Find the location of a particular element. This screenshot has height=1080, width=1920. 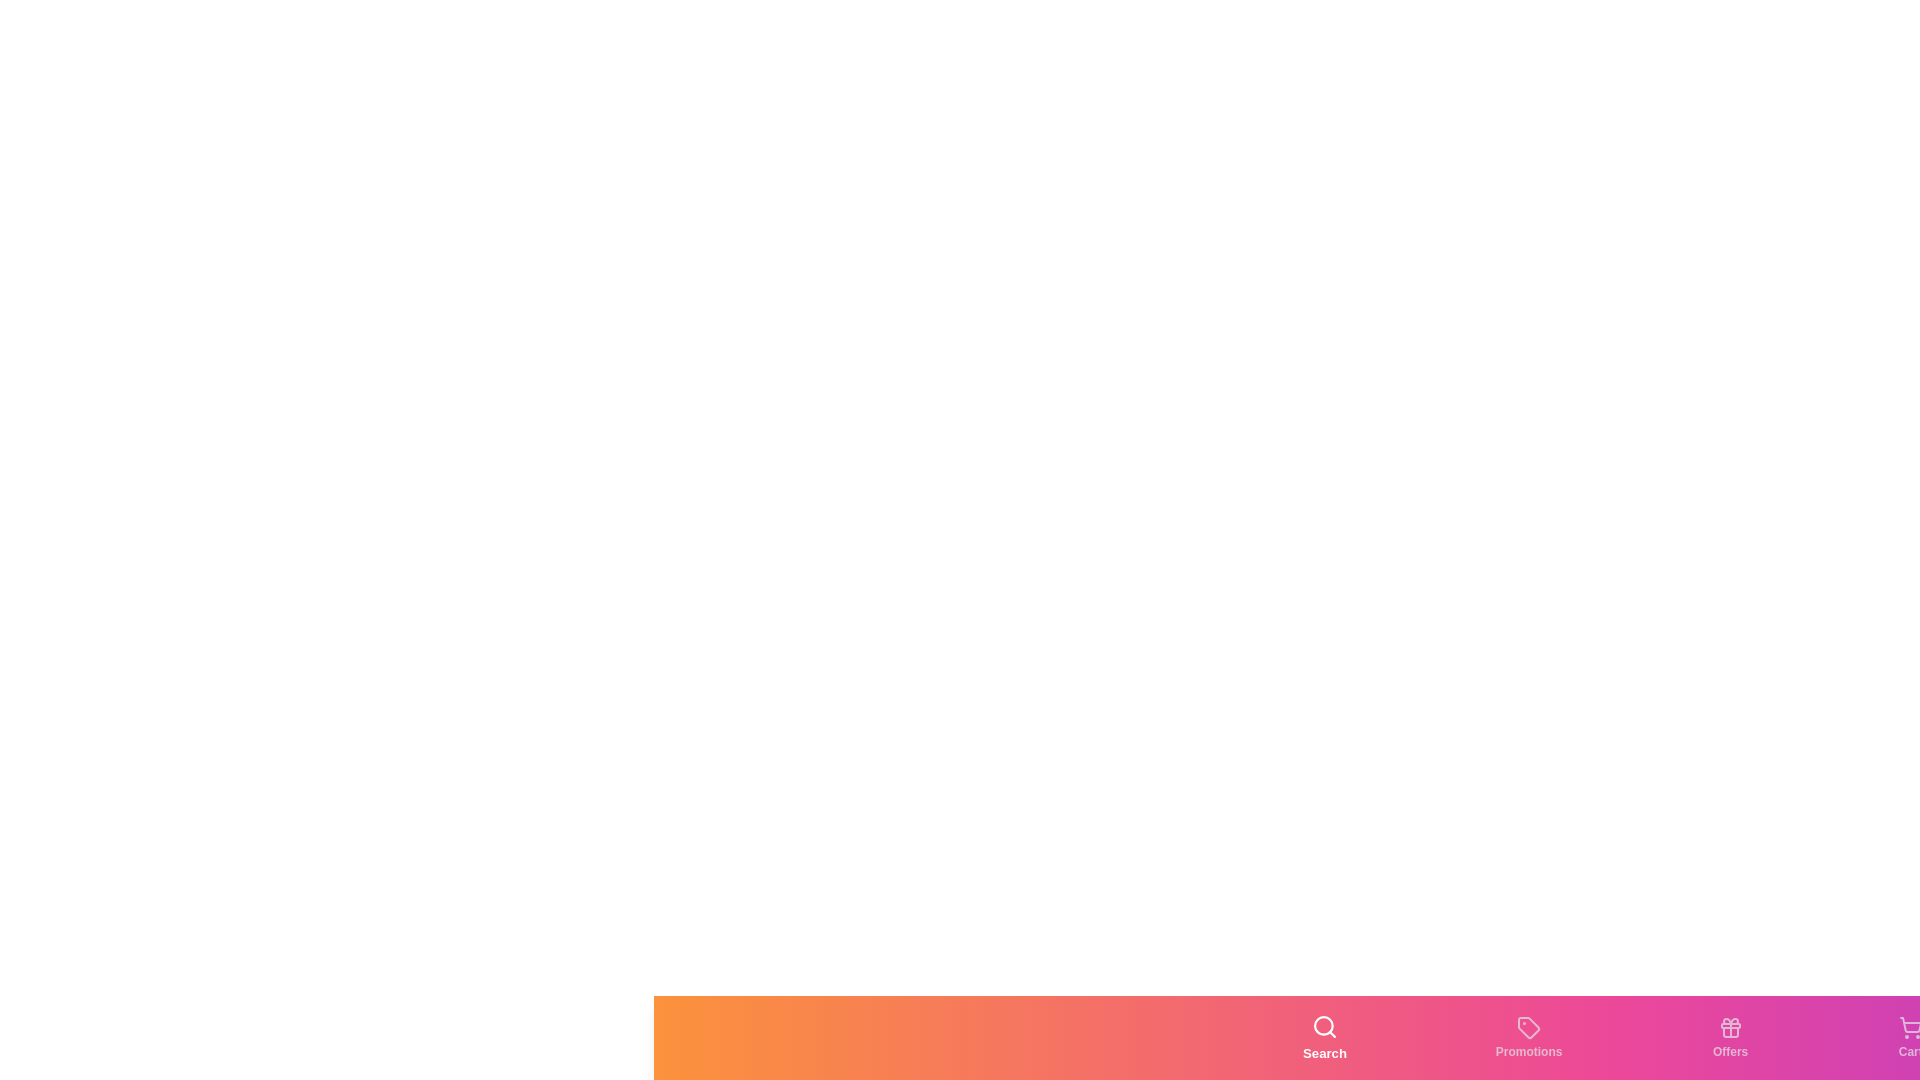

the Cart tab by clicking the corresponding button is located at coordinates (1909, 1036).